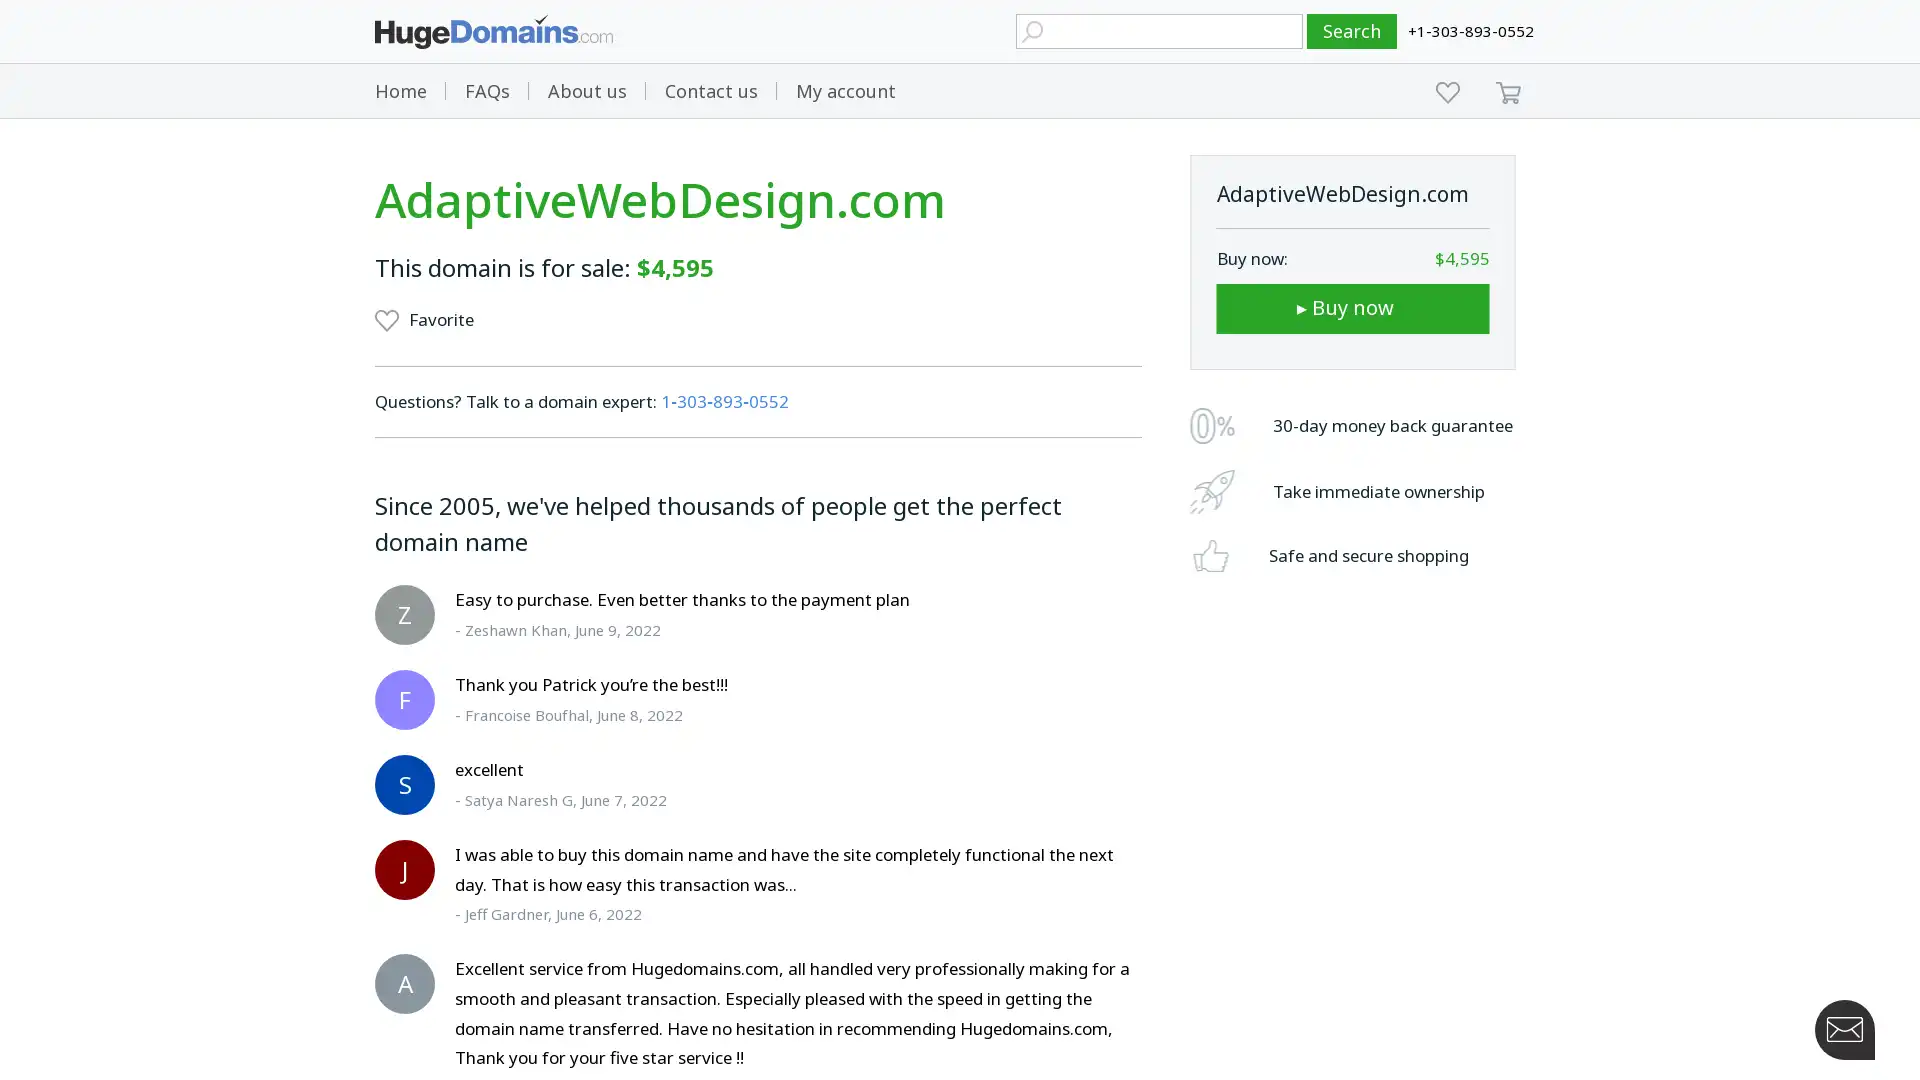 The width and height of the screenshot is (1920, 1080). What do you see at coordinates (1352, 31) in the screenshot?
I see `Search` at bounding box center [1352, 31].